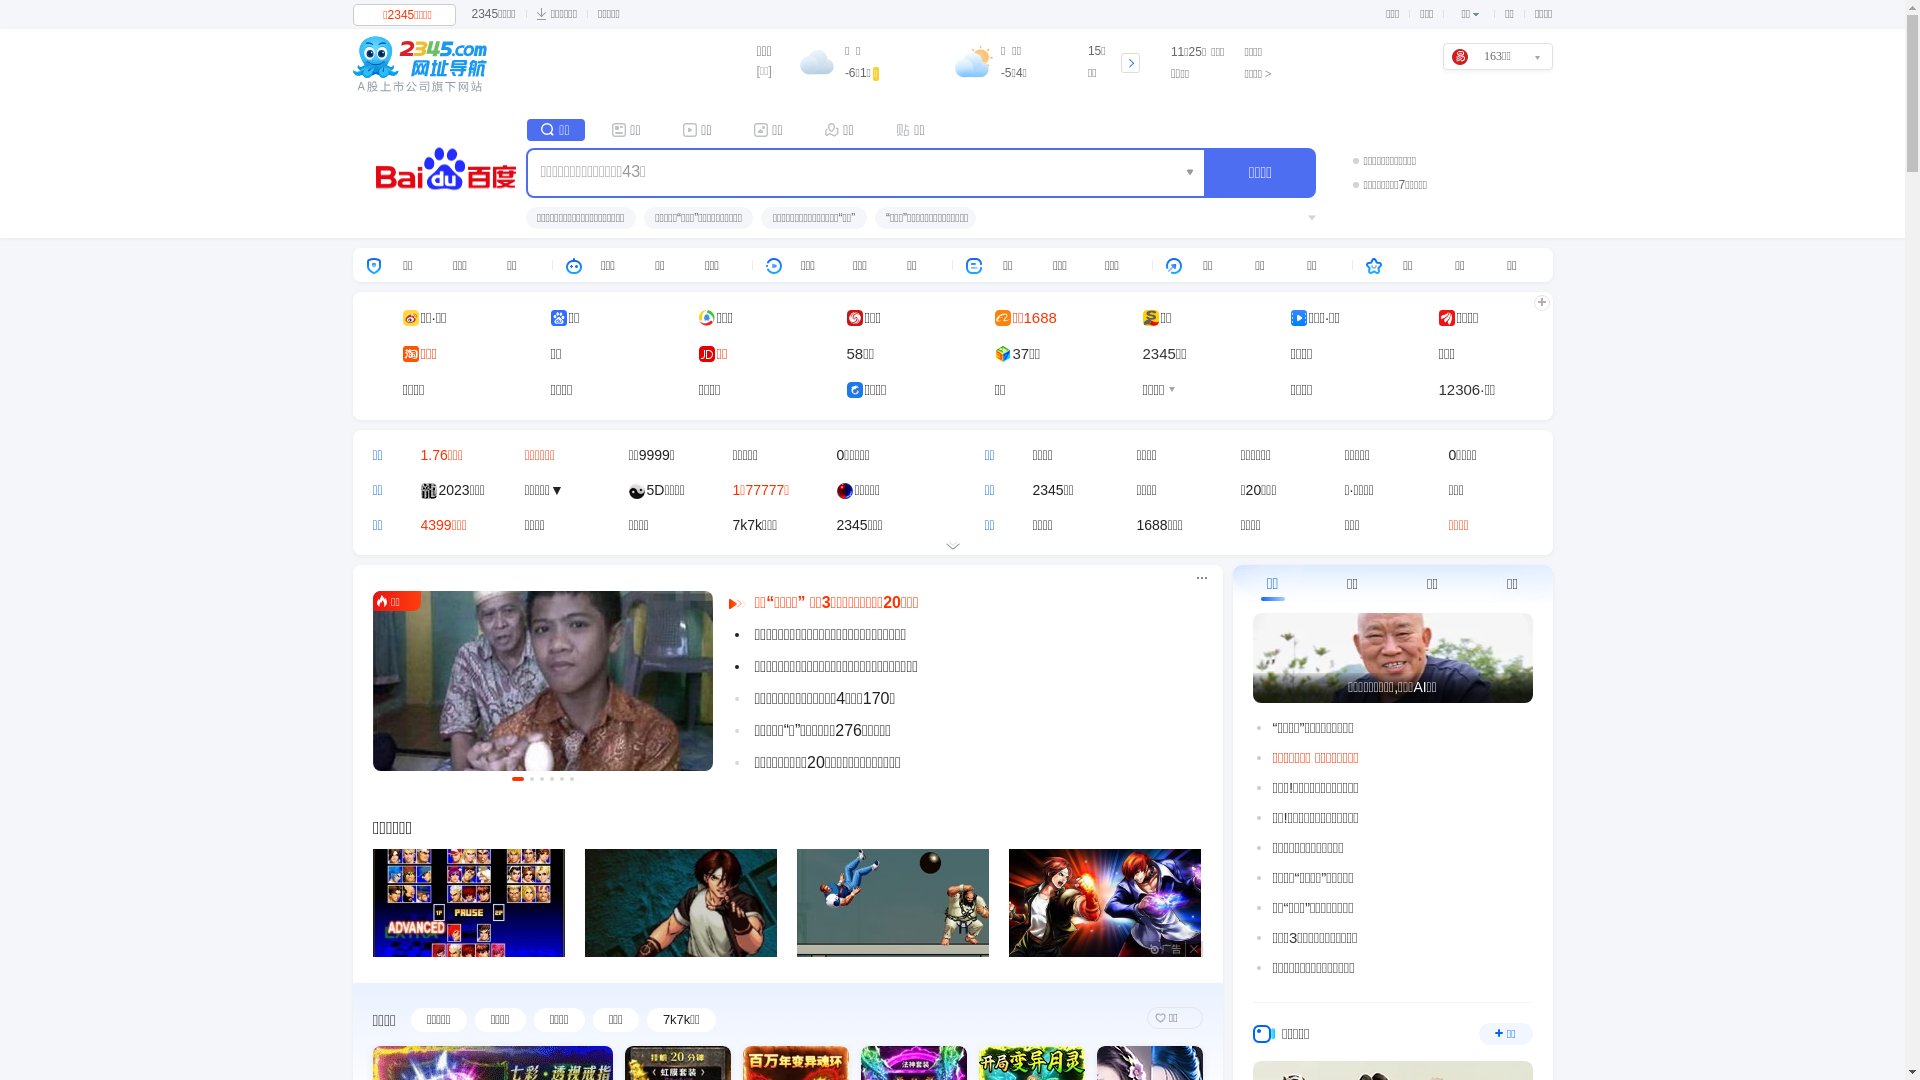 This screenshot has height=1080, width=1920. I want to click on '12306', so click(1459, 389).